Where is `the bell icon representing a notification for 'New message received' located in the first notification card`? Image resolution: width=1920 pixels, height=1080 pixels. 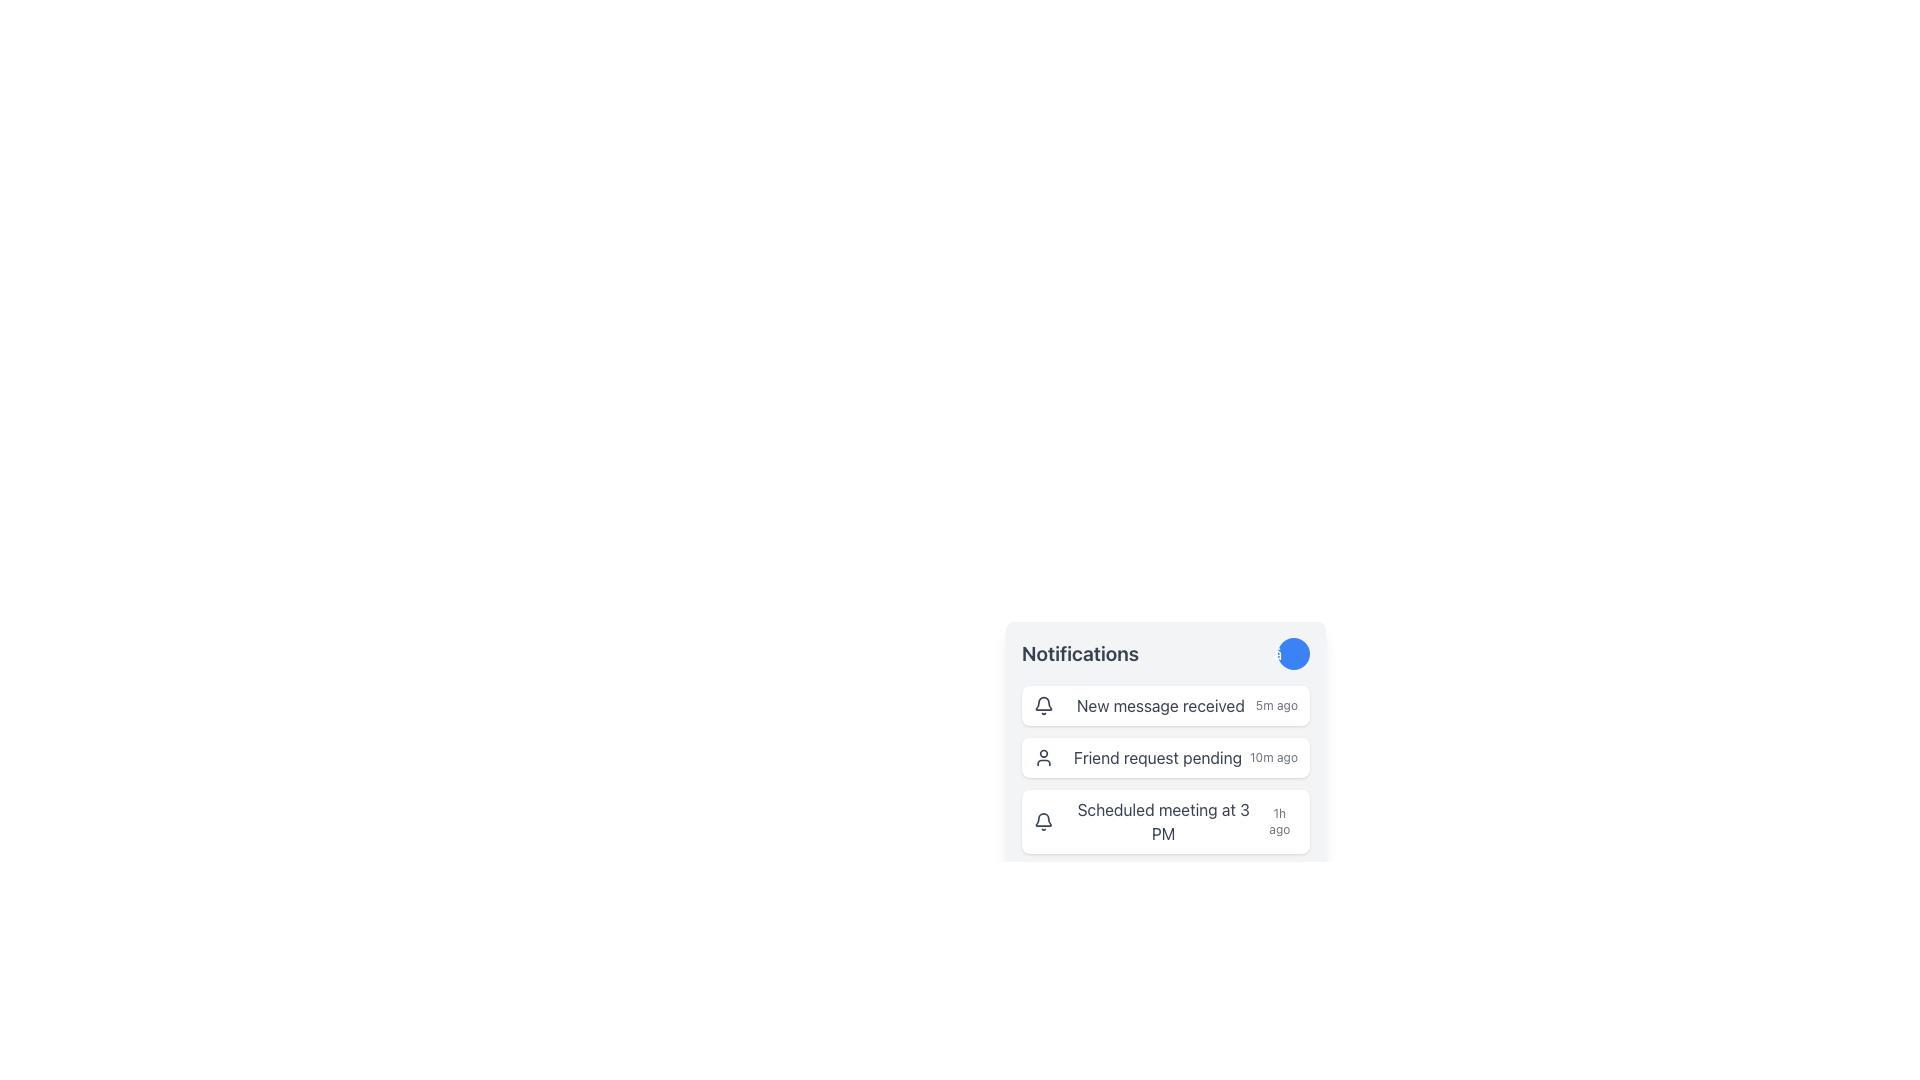 the bell icon representing a notification for 'New message received' located in the first notification card is located at coordinates (1042, 704).